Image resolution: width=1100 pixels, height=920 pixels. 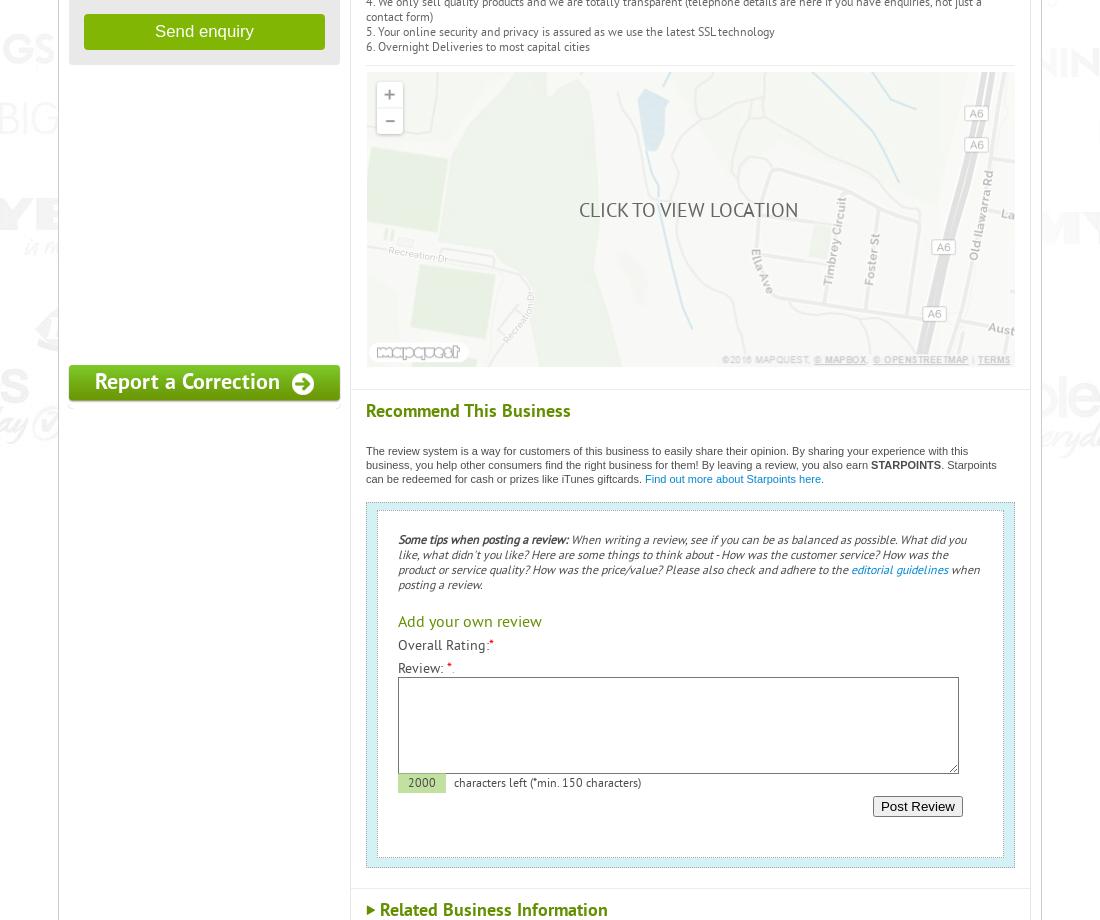 I want to click on '. Starpoints can be redeemed for cash or prizes like iTunes giftcards.', so click(x=681, y=471).